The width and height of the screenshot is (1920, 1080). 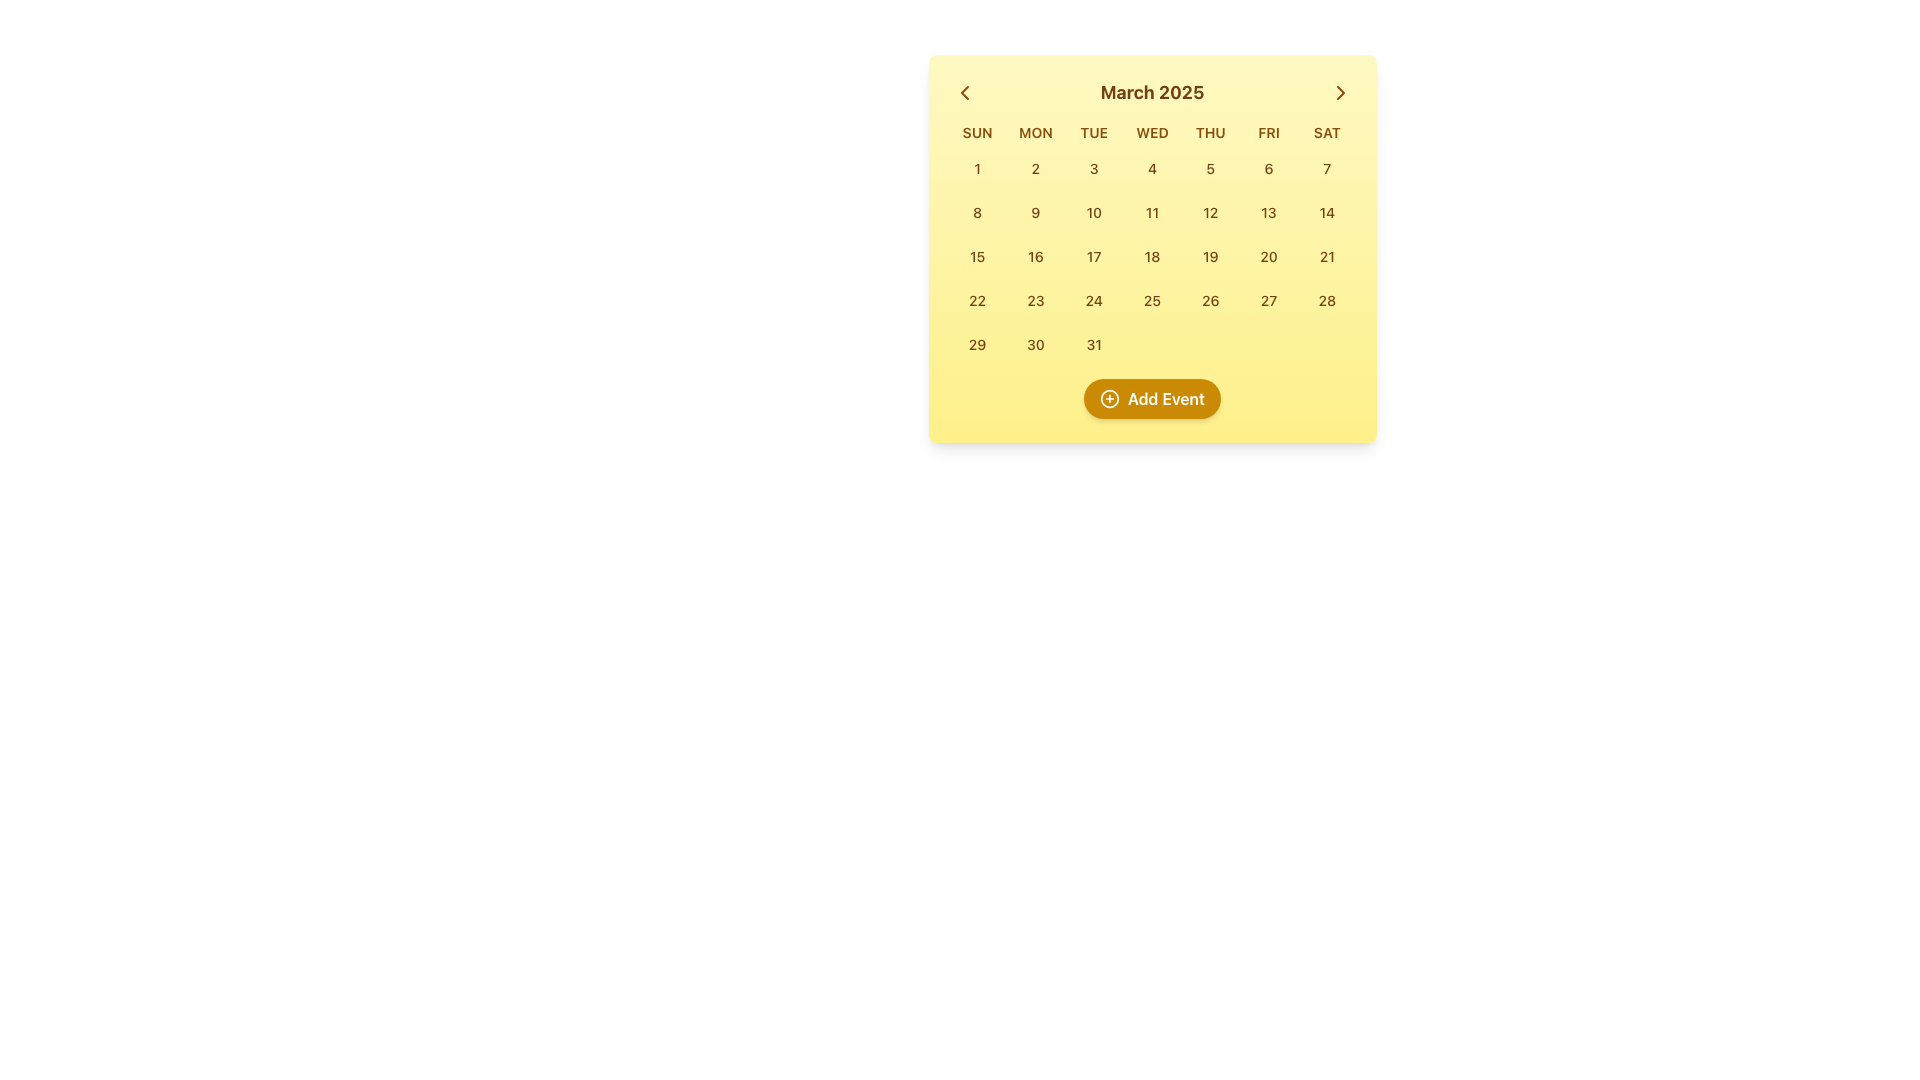 I want to click on the text label representing Tuesday, the 16th day of the month on the calendar grid, so click(x=1035, y=255).